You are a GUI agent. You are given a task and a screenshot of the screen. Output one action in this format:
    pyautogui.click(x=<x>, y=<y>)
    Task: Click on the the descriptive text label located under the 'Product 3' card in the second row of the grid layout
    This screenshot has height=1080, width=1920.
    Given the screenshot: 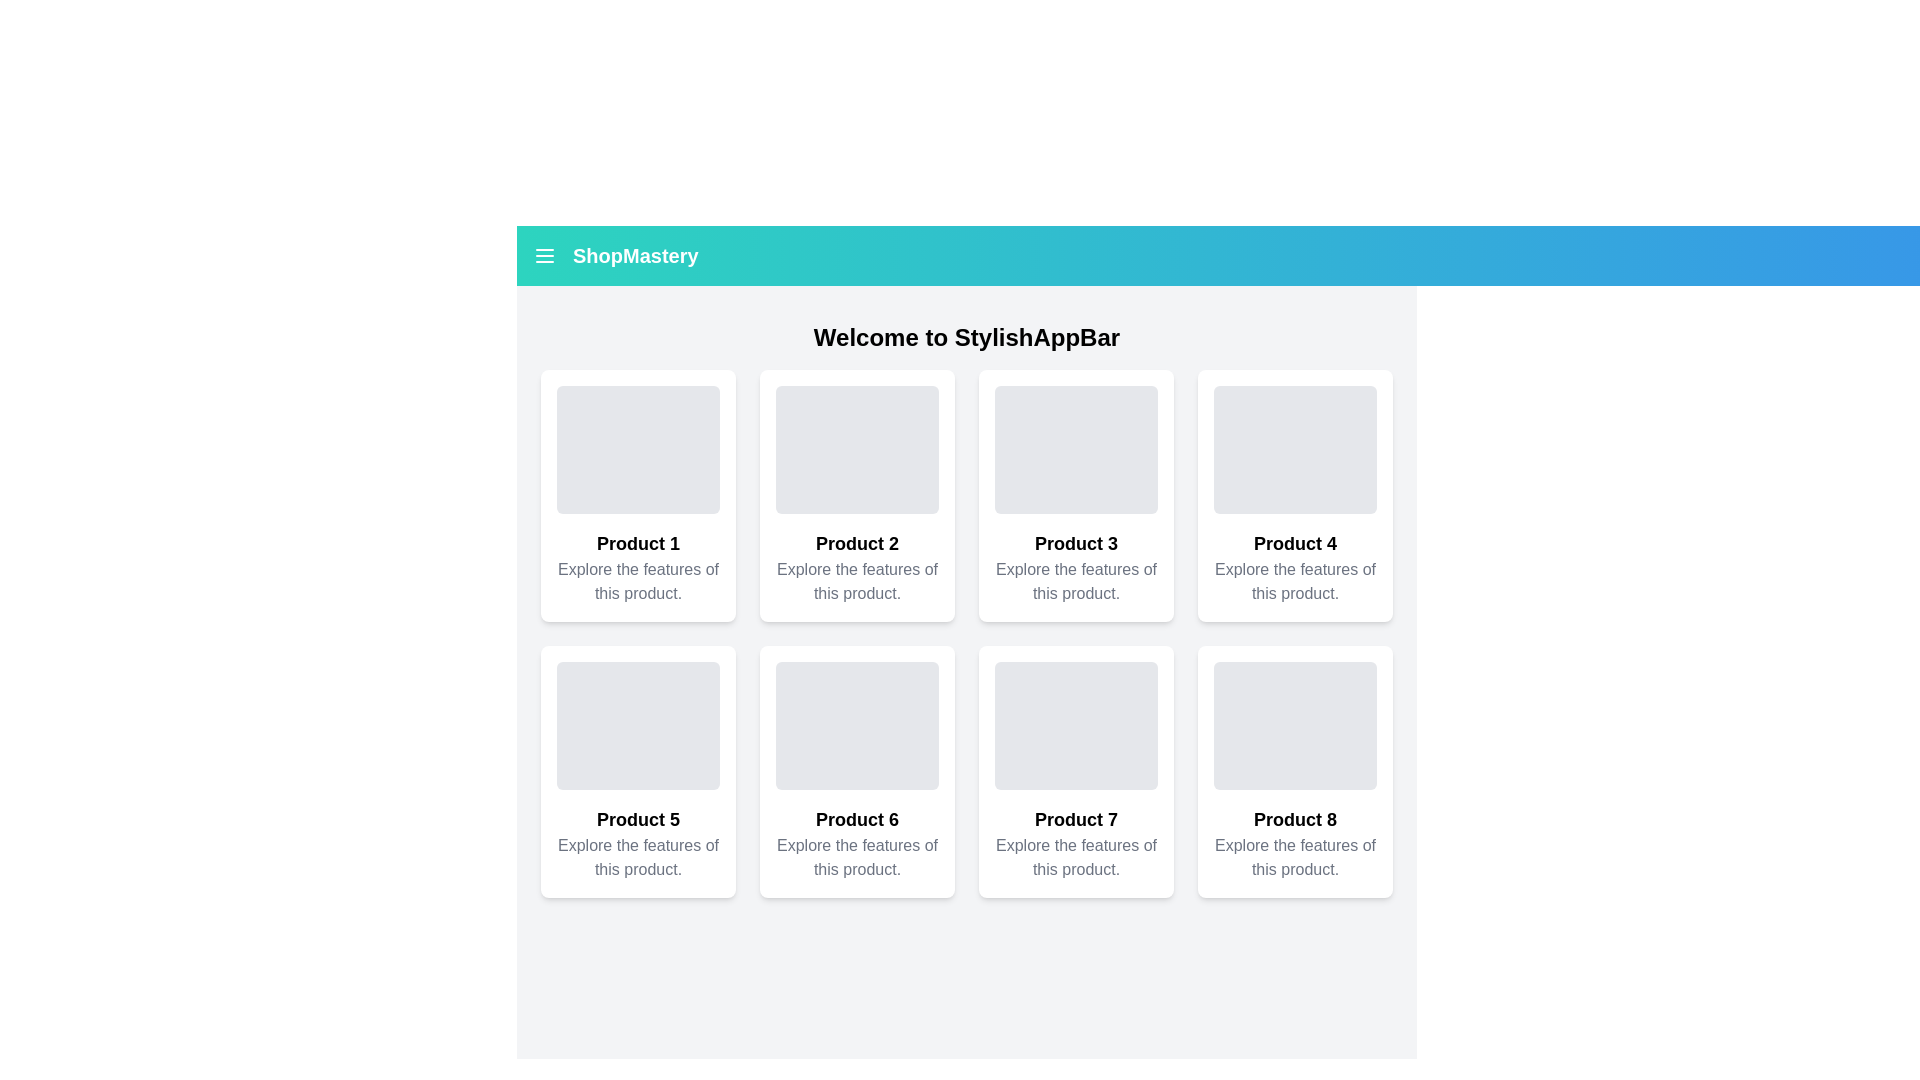 What is the action you would take?
    pyautogui.click(x=1075, y=582)
    